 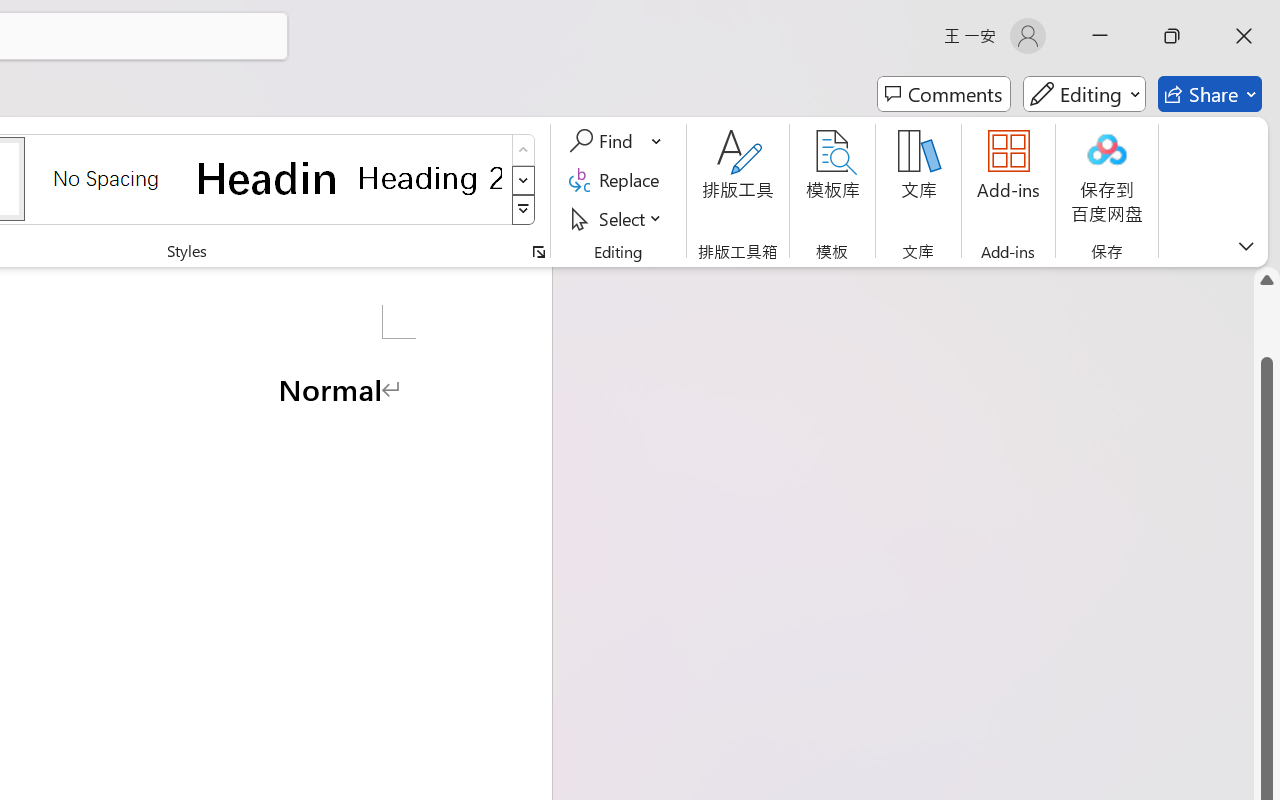 I want to click on 'Line up', so click(x=1266, y=280).